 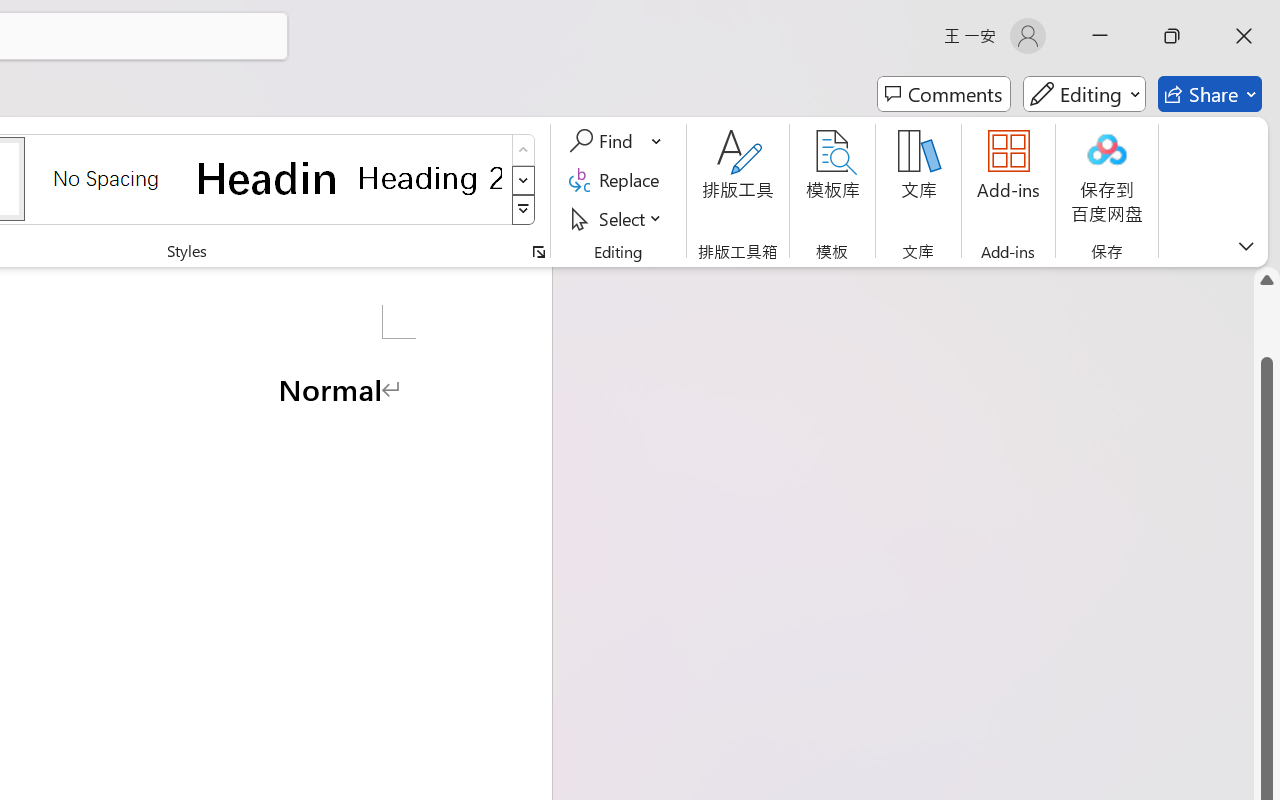 I want to click on 'Line up', so click(x=1266, y=280).